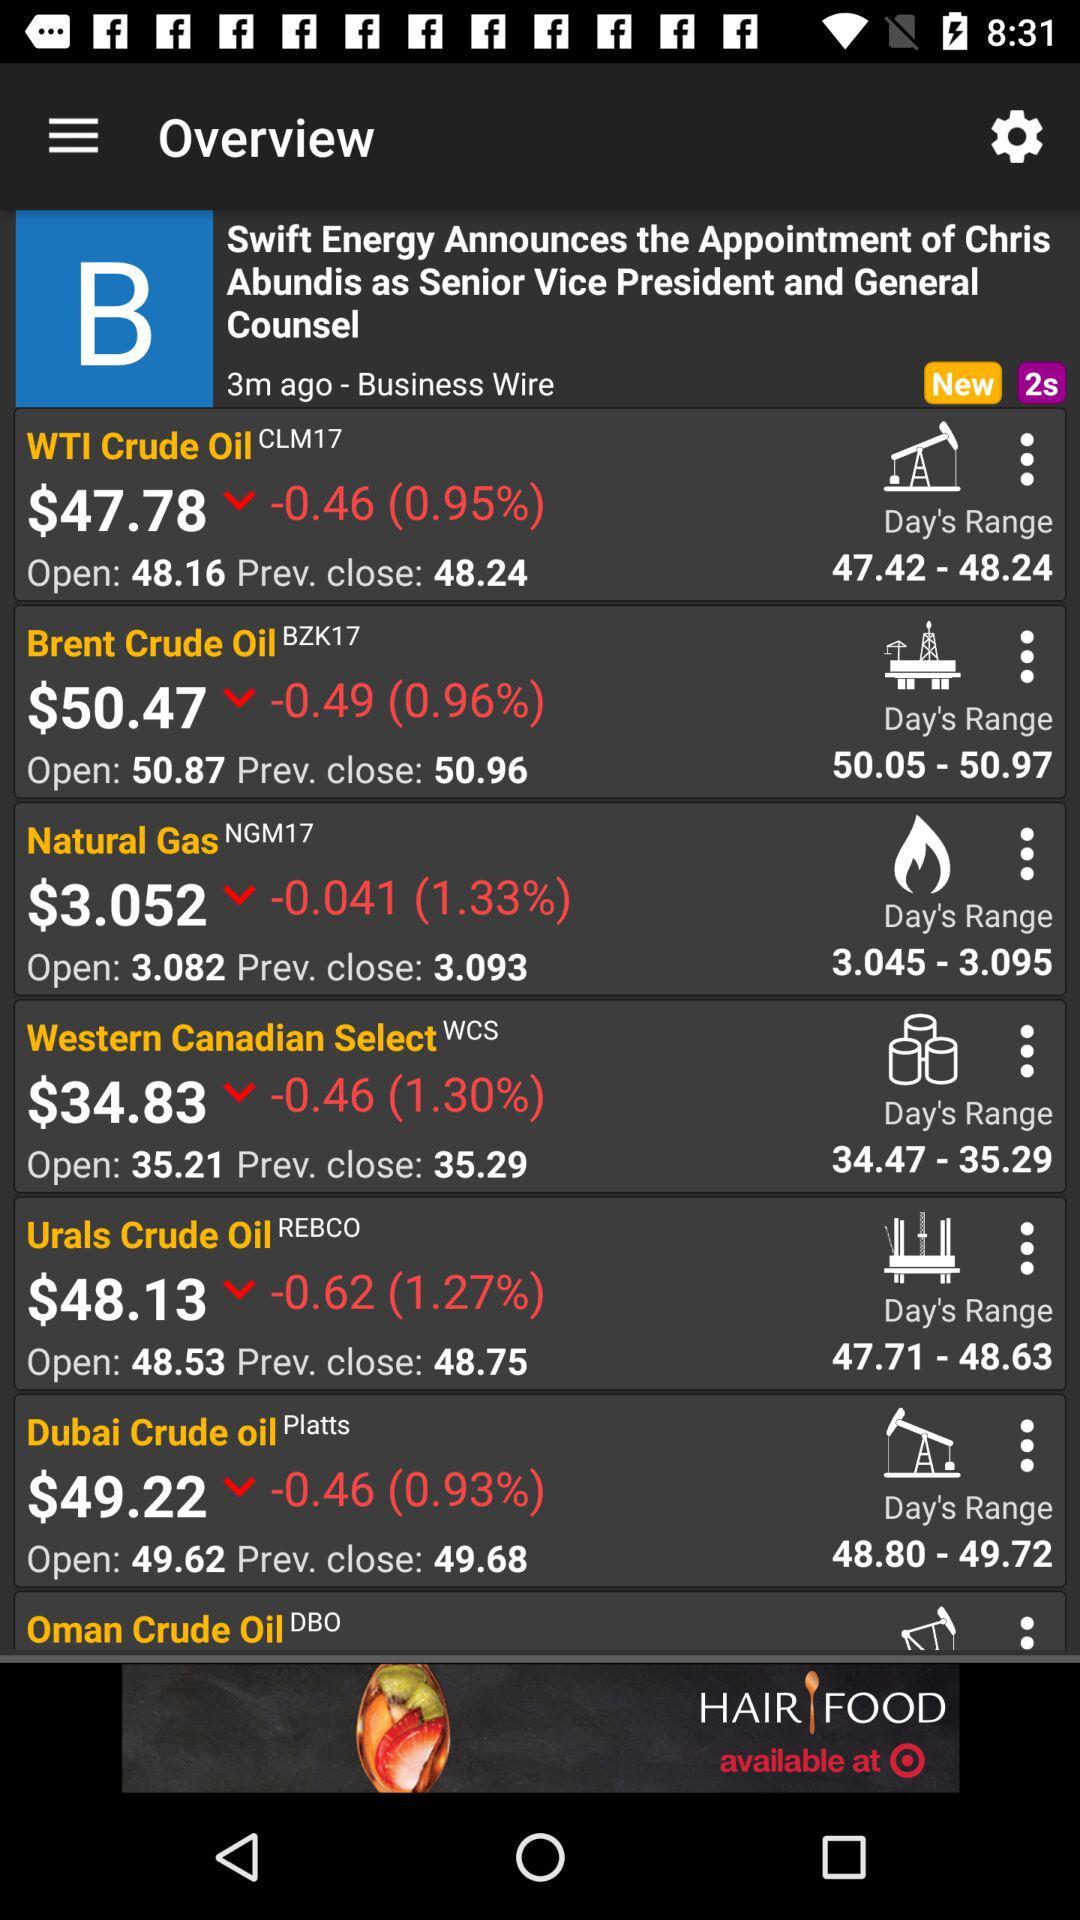  Describe the element at coordinates (540, 1727) in the screenshot. I see `access advertisement` at that location.